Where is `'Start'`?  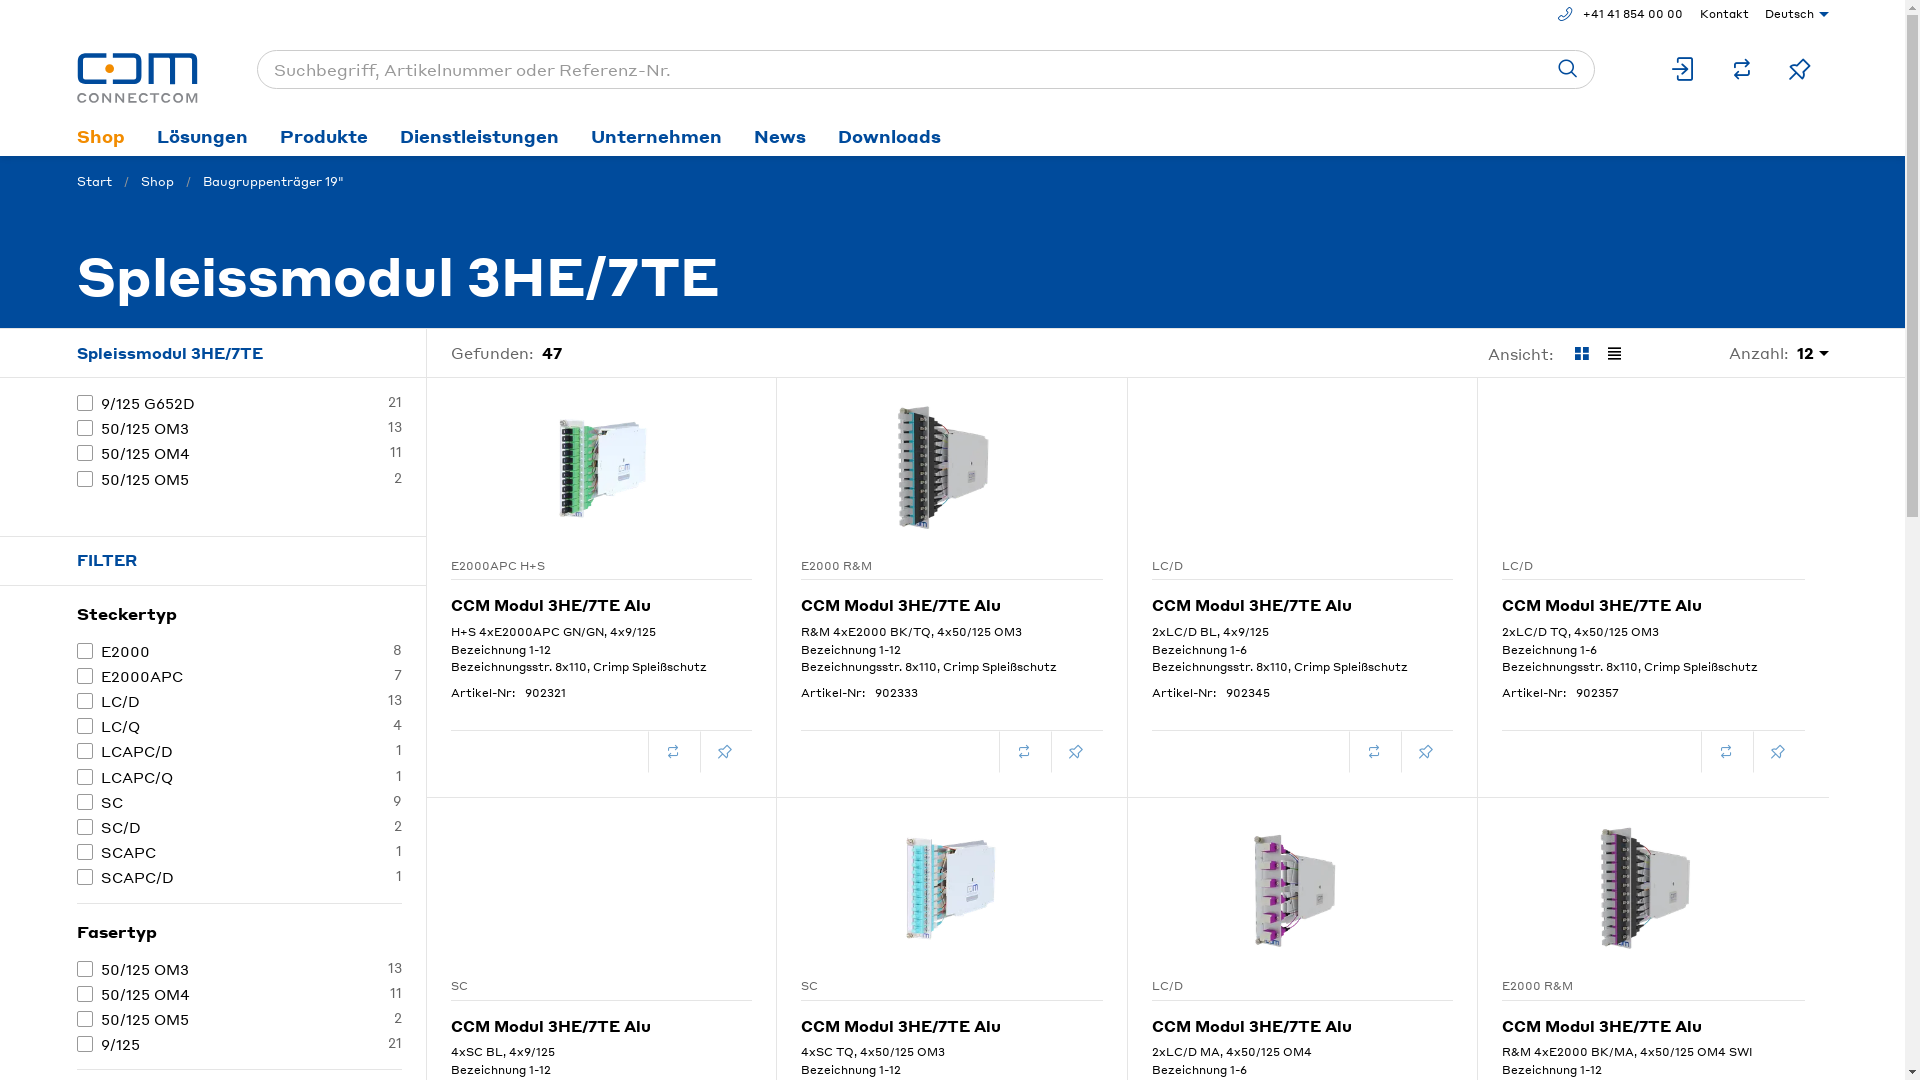 'Start' is located at coordinates (92, 181).